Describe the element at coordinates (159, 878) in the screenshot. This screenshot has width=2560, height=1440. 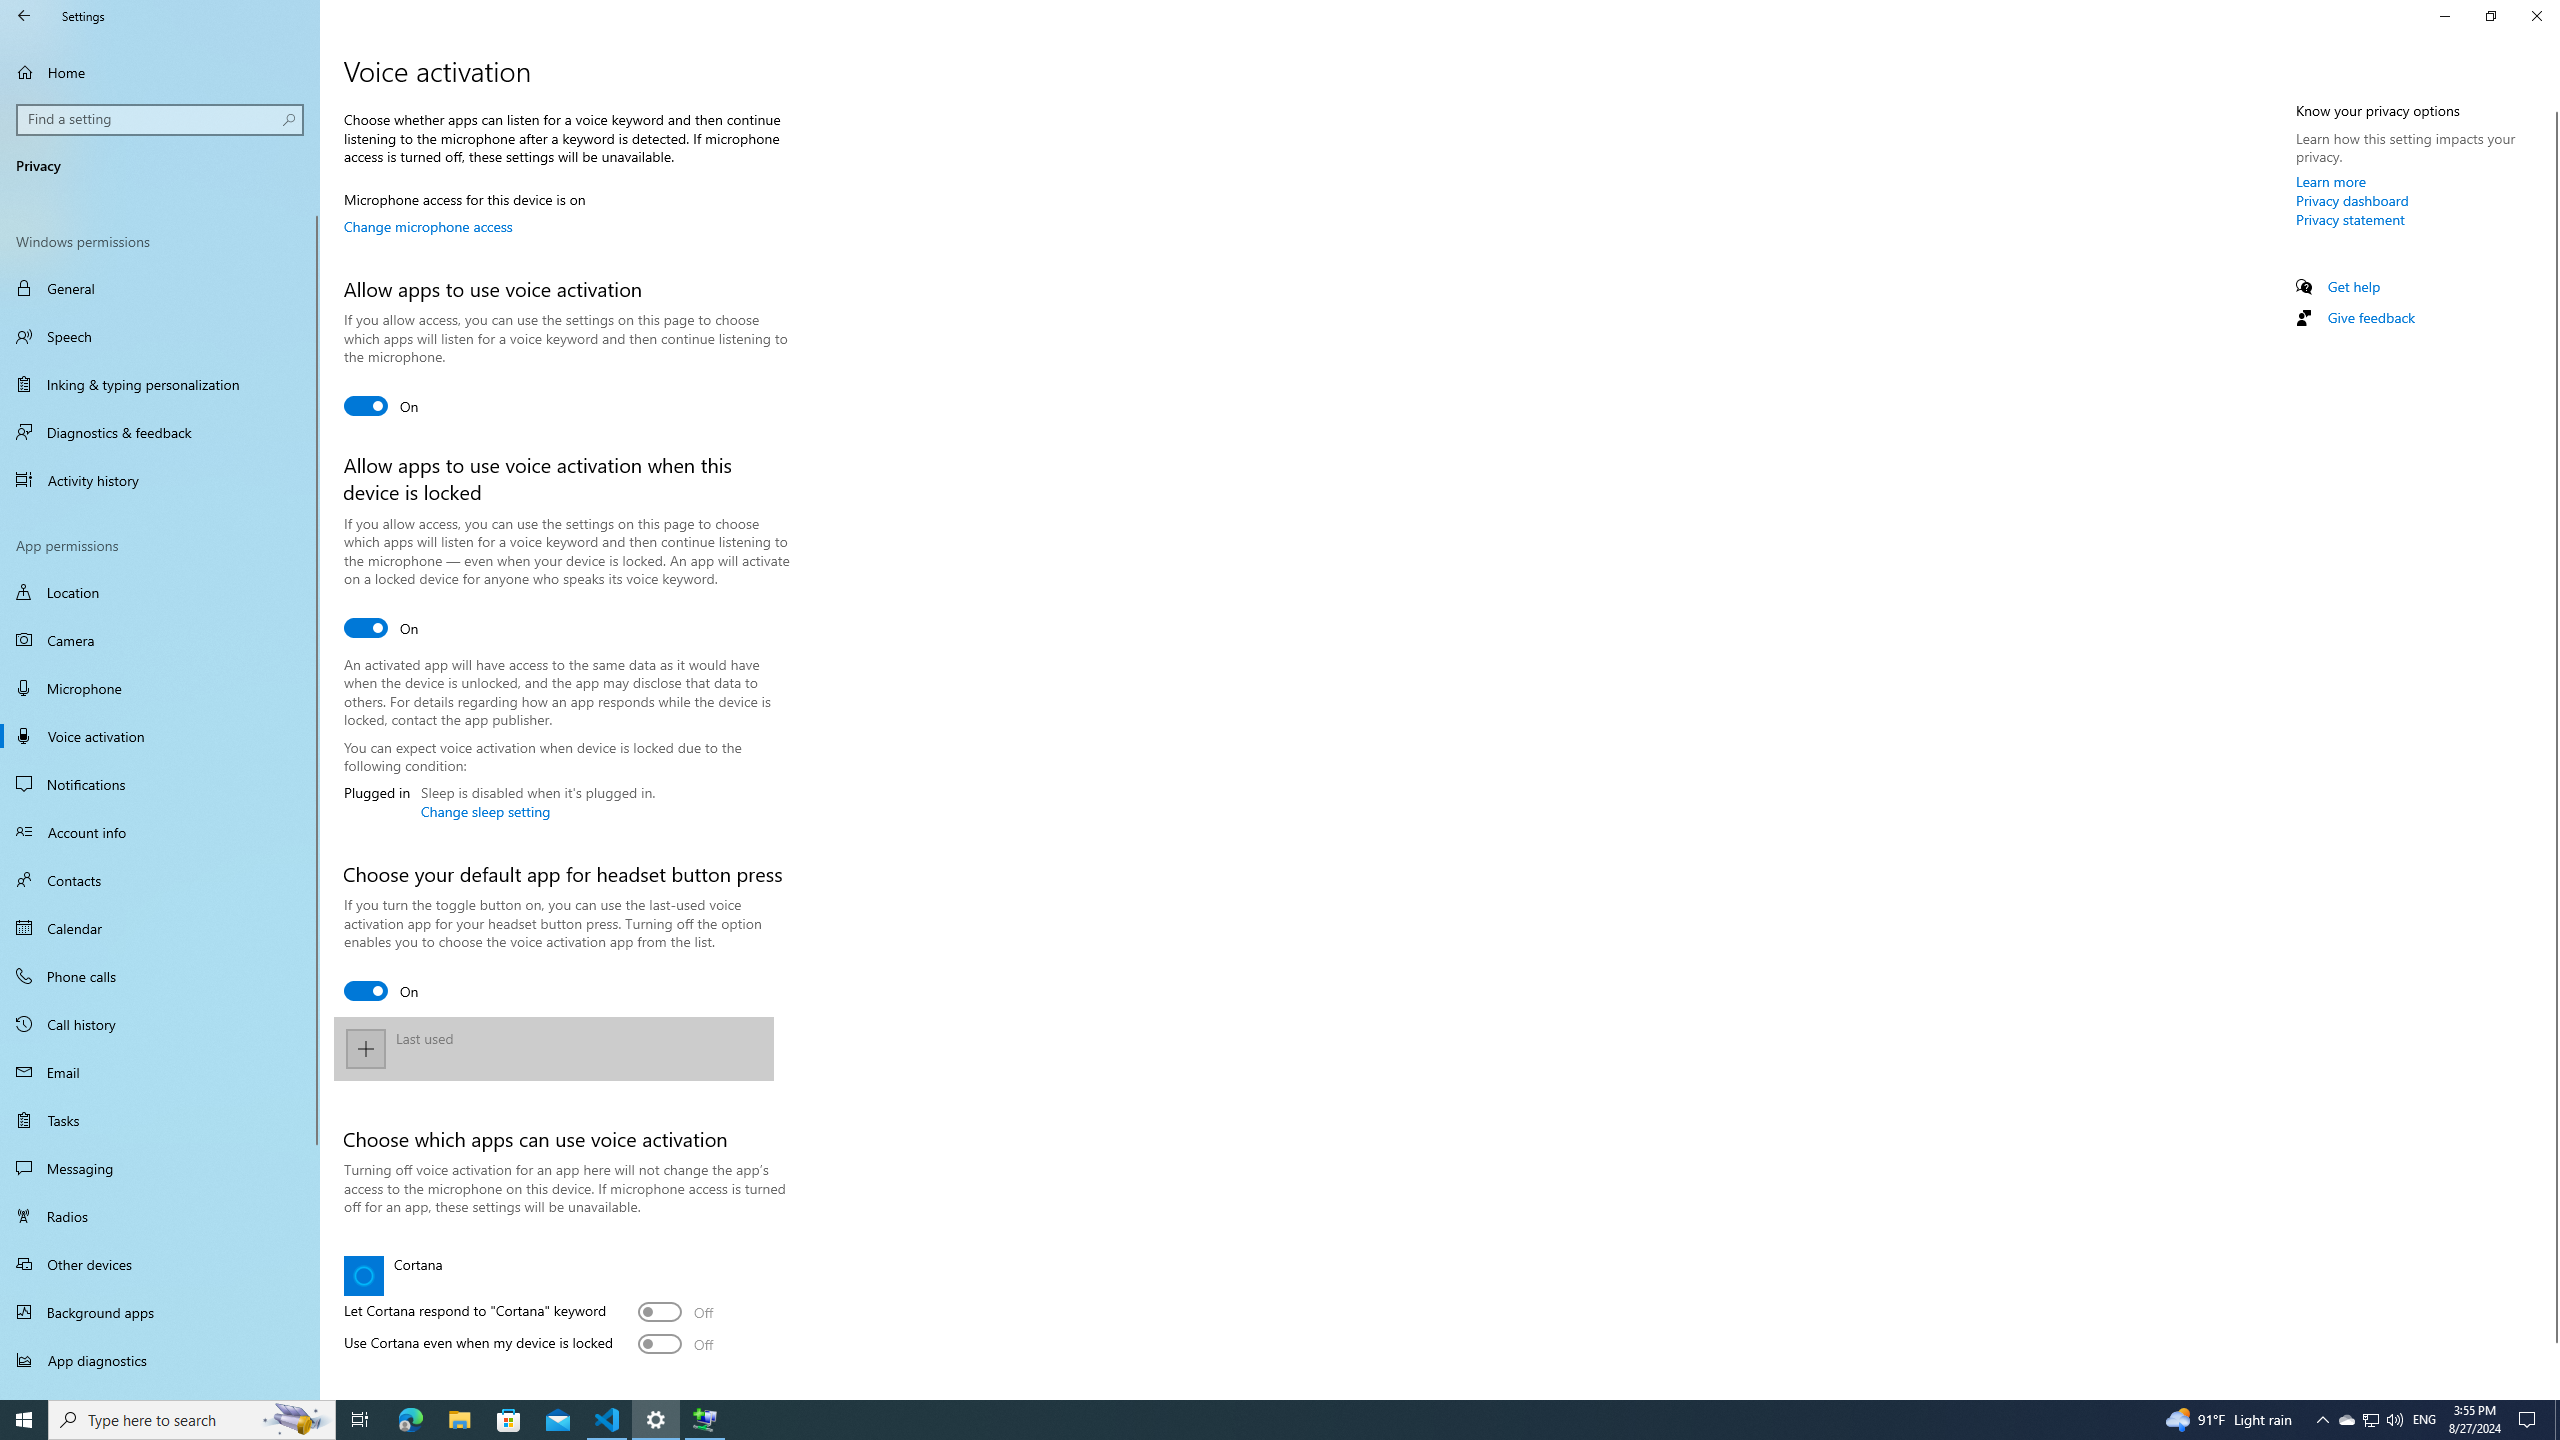
I see `'Contacts'` at that location.